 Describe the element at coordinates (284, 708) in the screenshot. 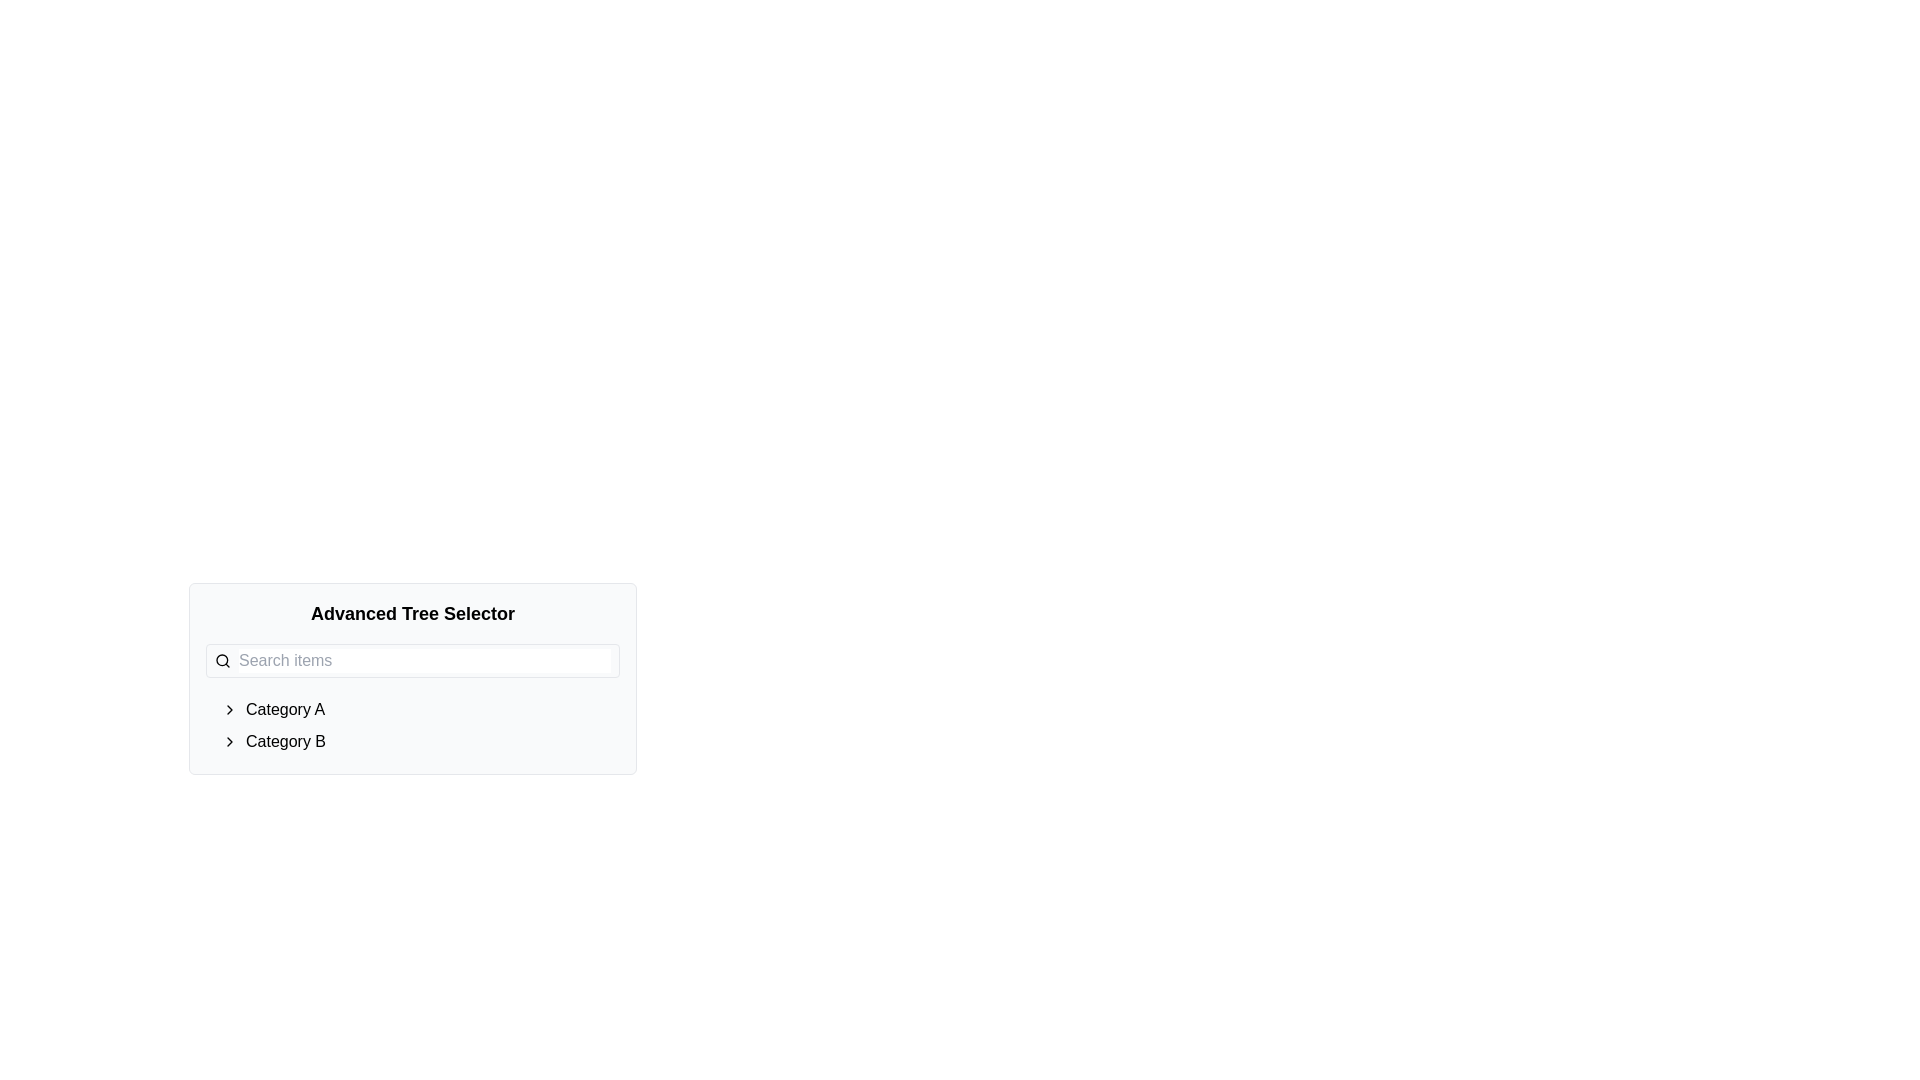

I see `the arrow icon associated with 'Category A'` at that location.